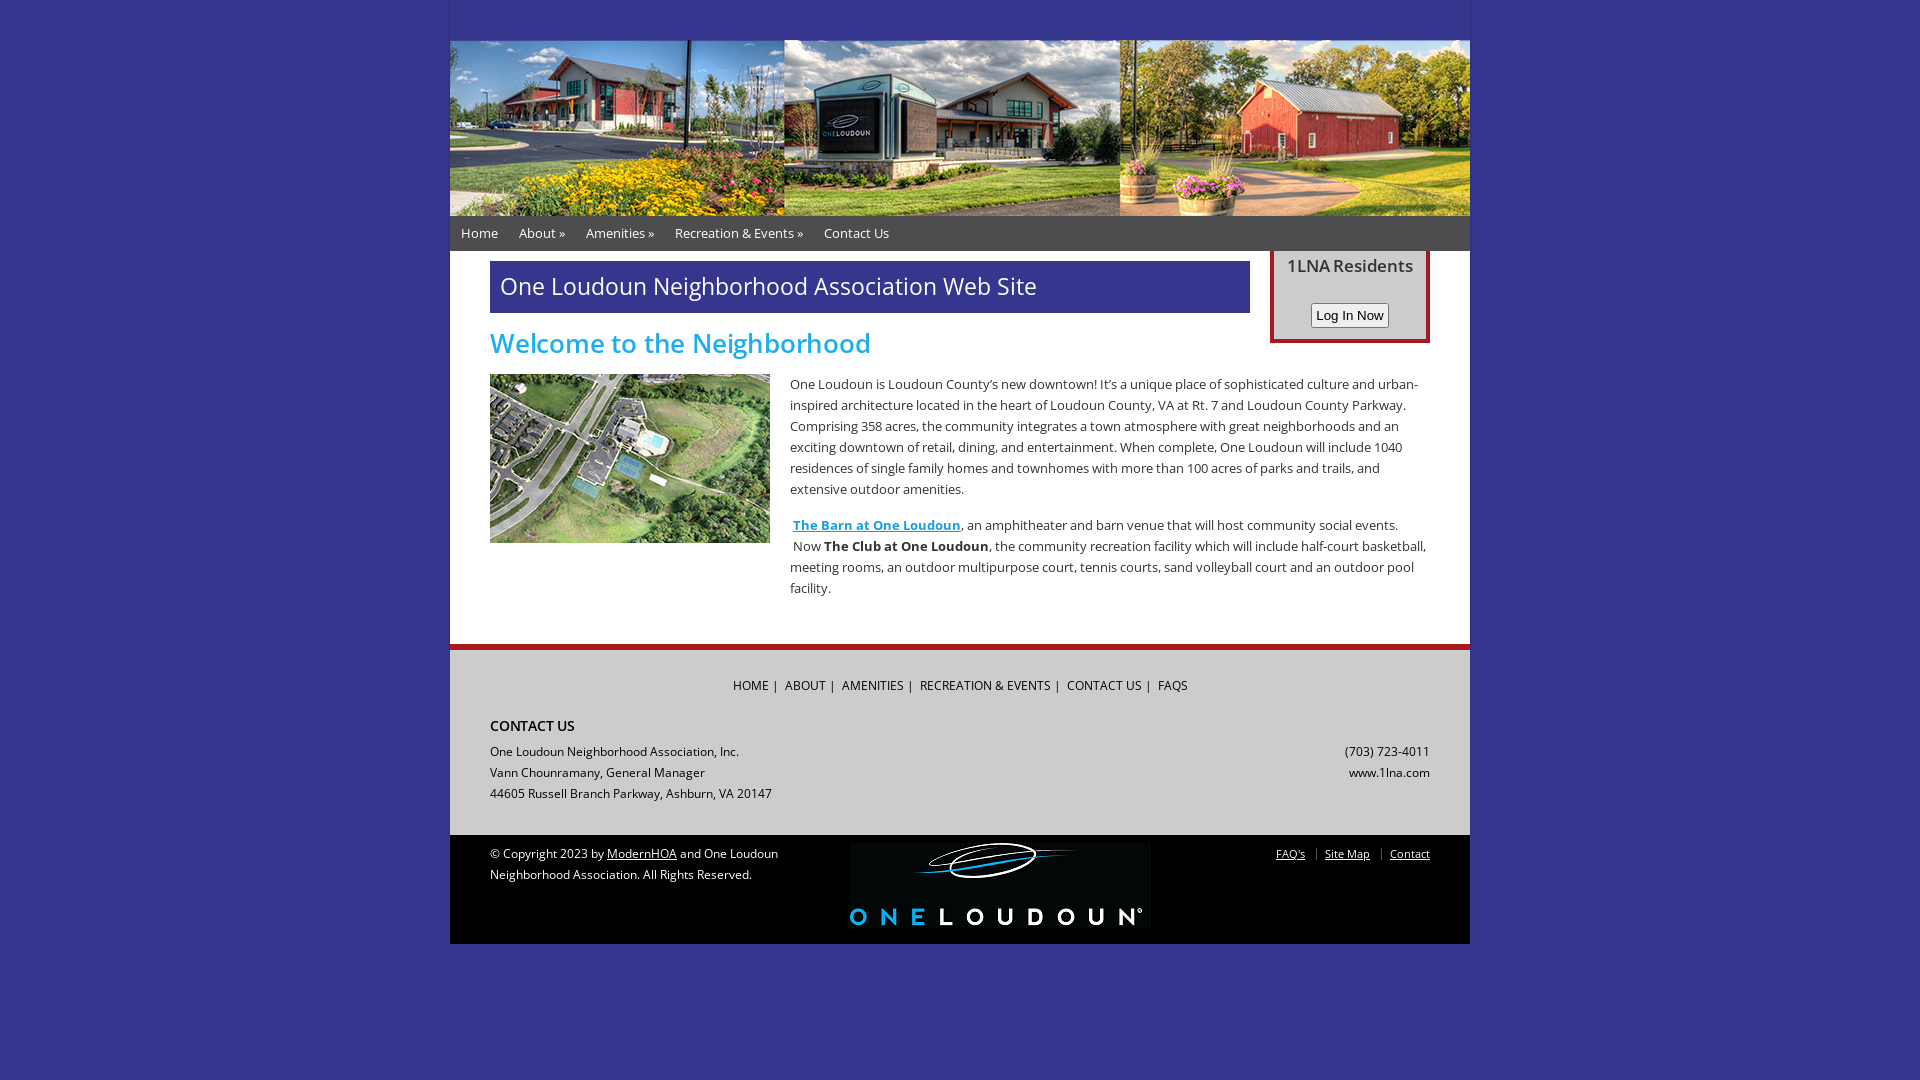  I want to click on 'AMENITIES', so click(873, 684).